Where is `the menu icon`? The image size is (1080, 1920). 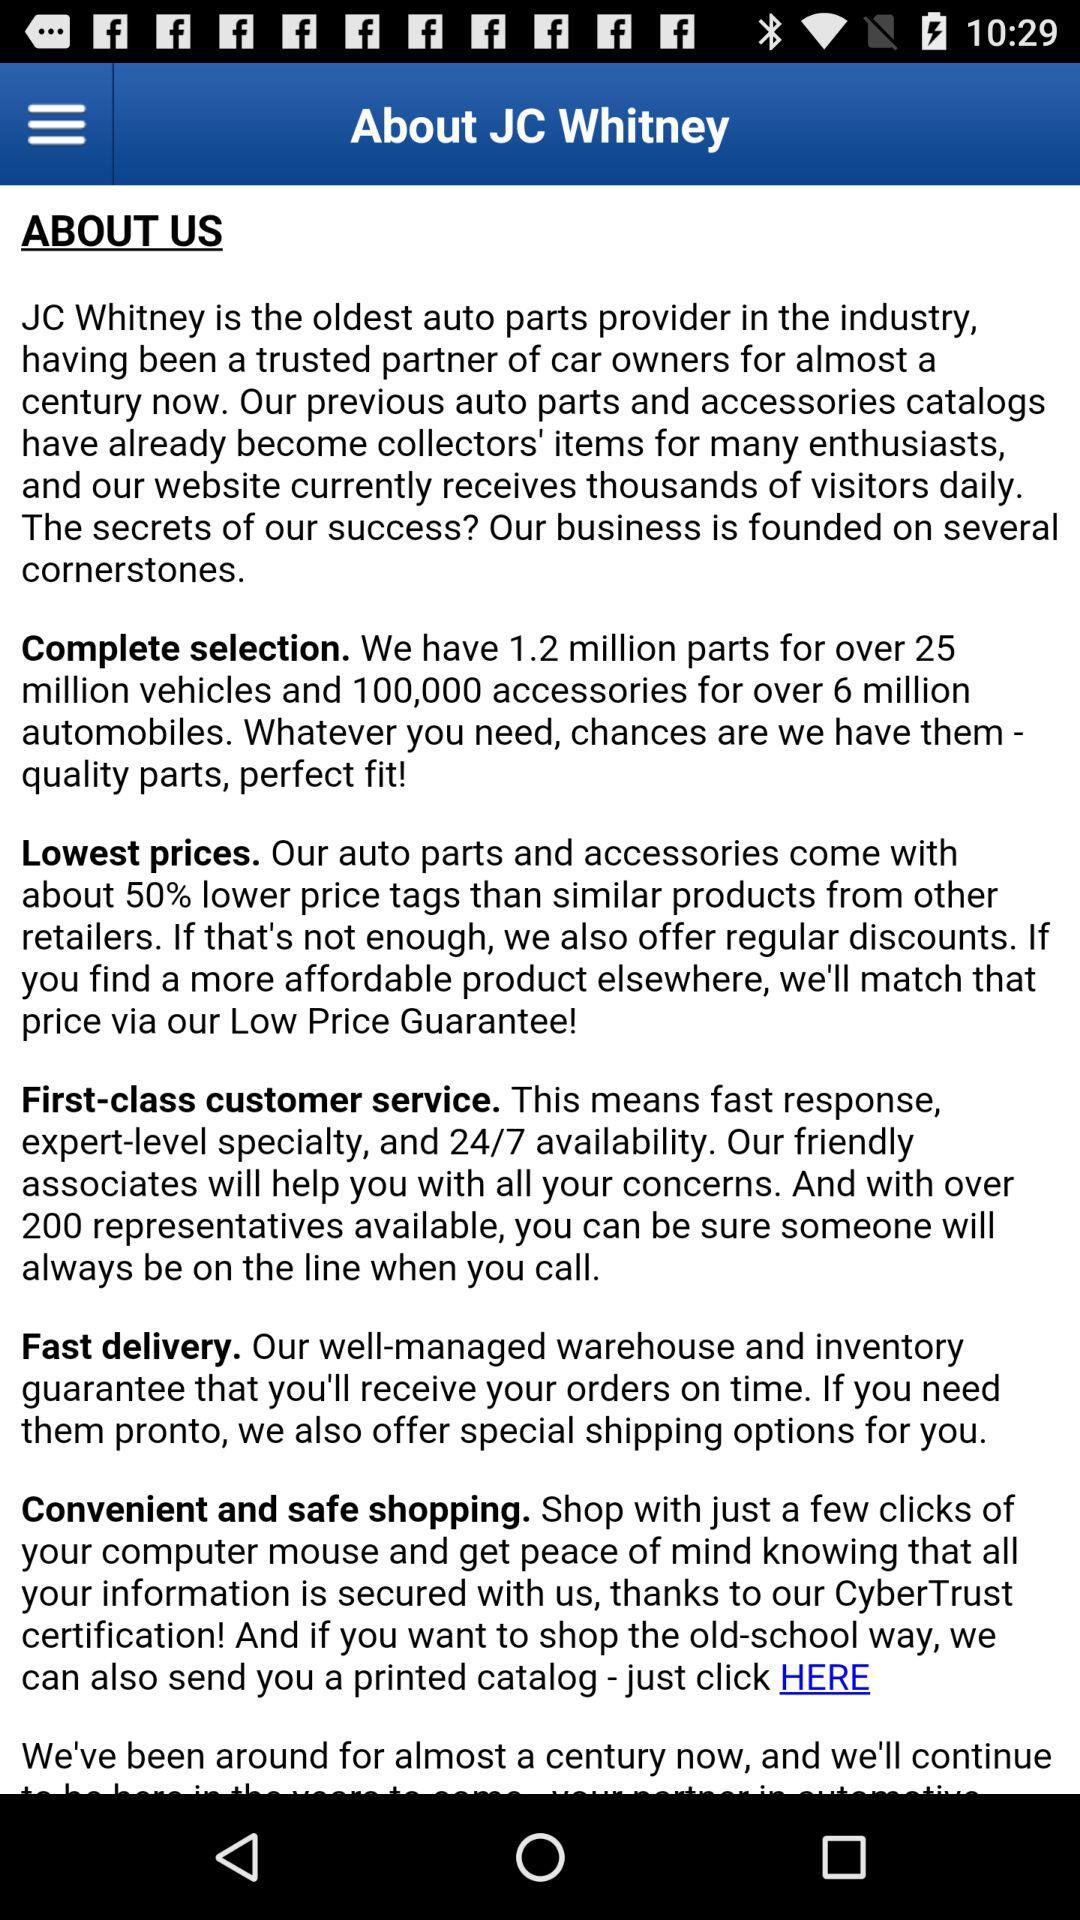
the menu icon is located at coordinates (56, 131).